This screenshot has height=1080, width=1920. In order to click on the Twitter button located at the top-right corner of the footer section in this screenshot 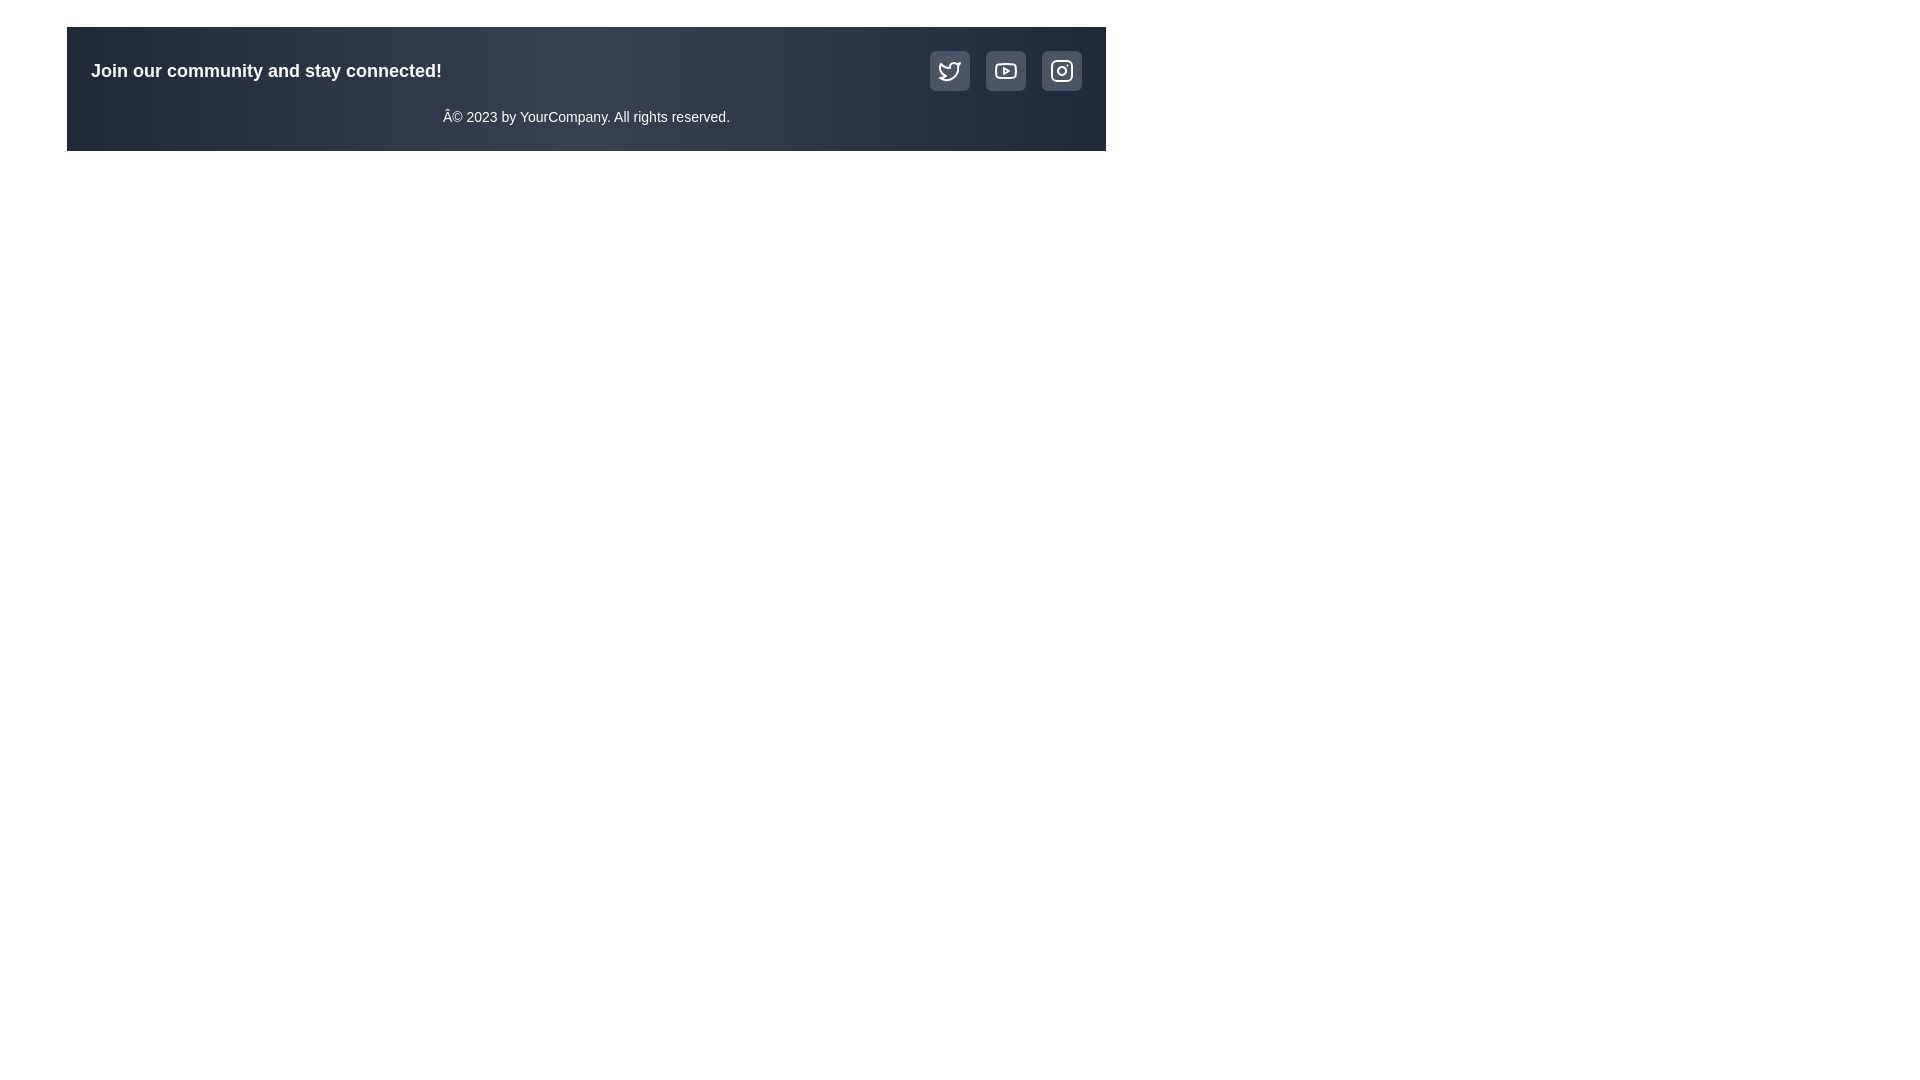, I will do `click(949, 69)`.